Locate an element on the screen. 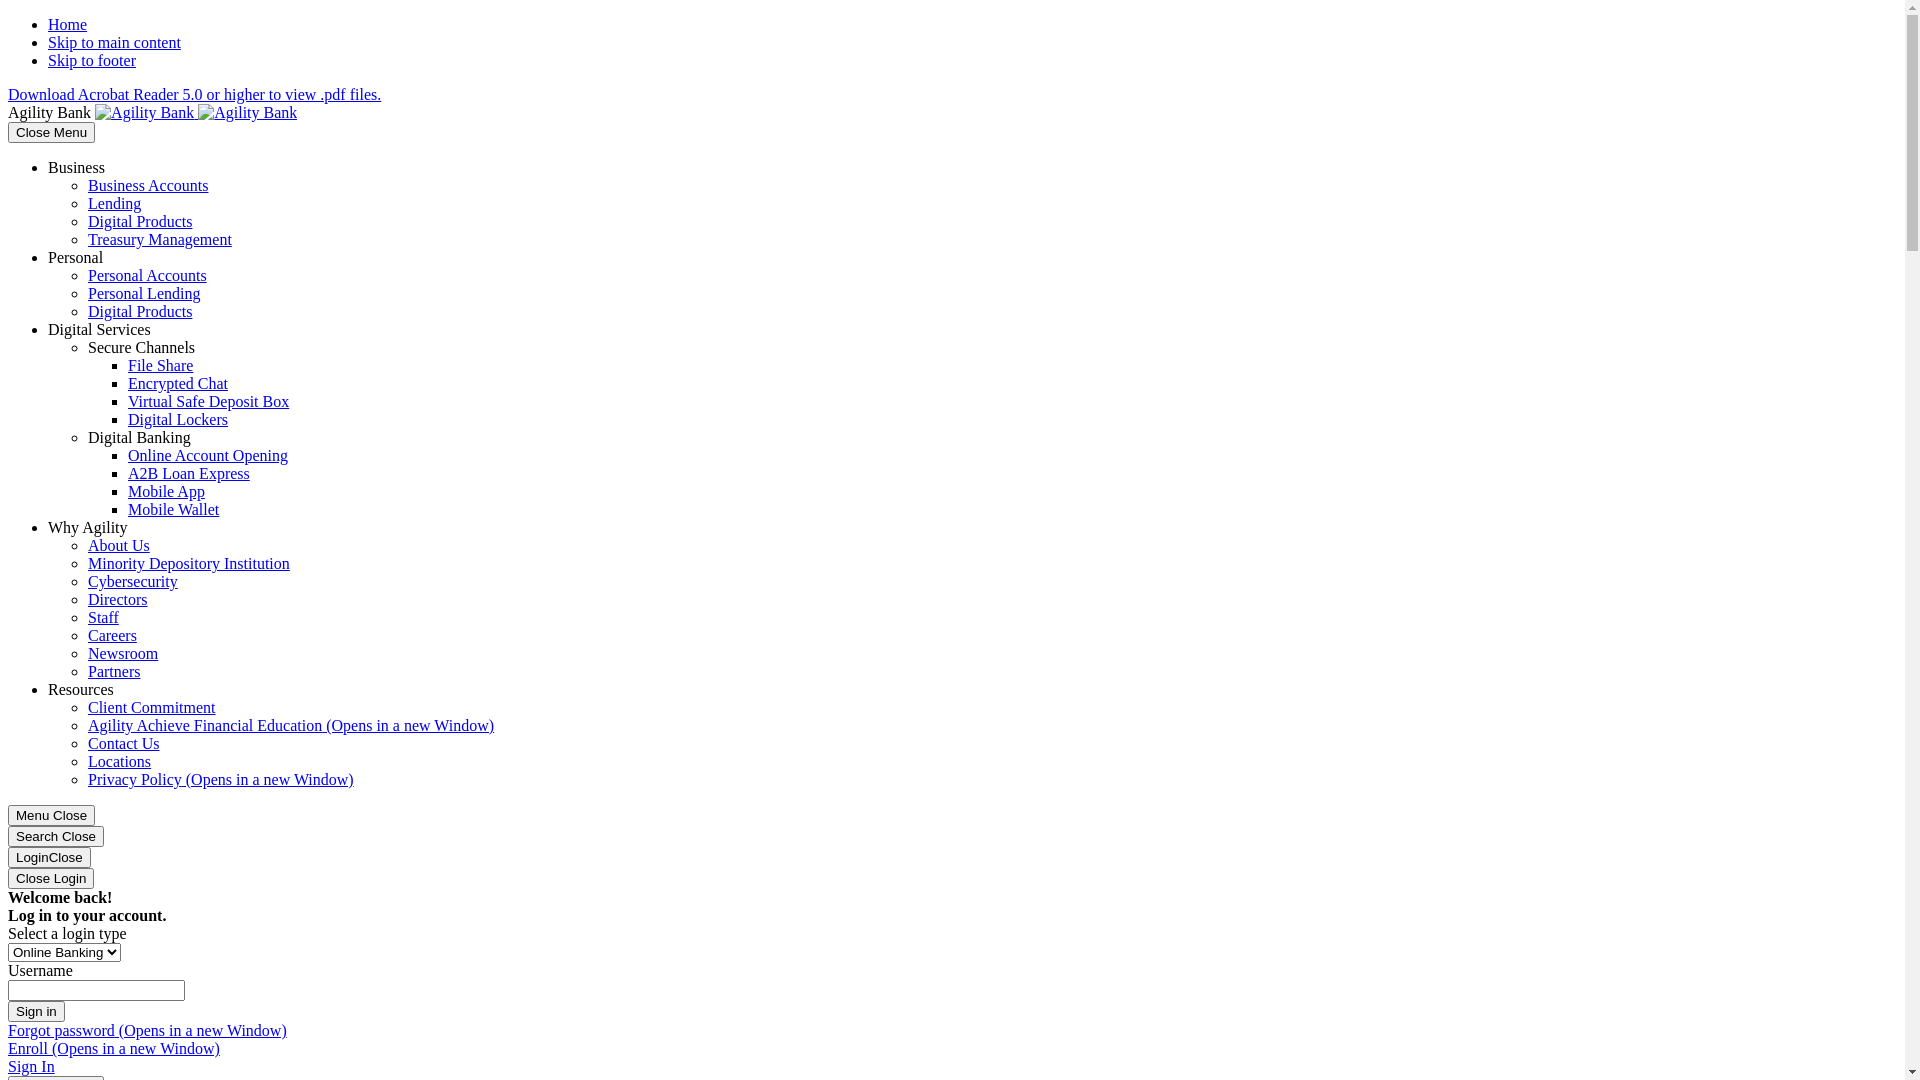 This screenshot has width=1920, height=1080. 'Personal Accounts' is located at coordinates (146, 275).